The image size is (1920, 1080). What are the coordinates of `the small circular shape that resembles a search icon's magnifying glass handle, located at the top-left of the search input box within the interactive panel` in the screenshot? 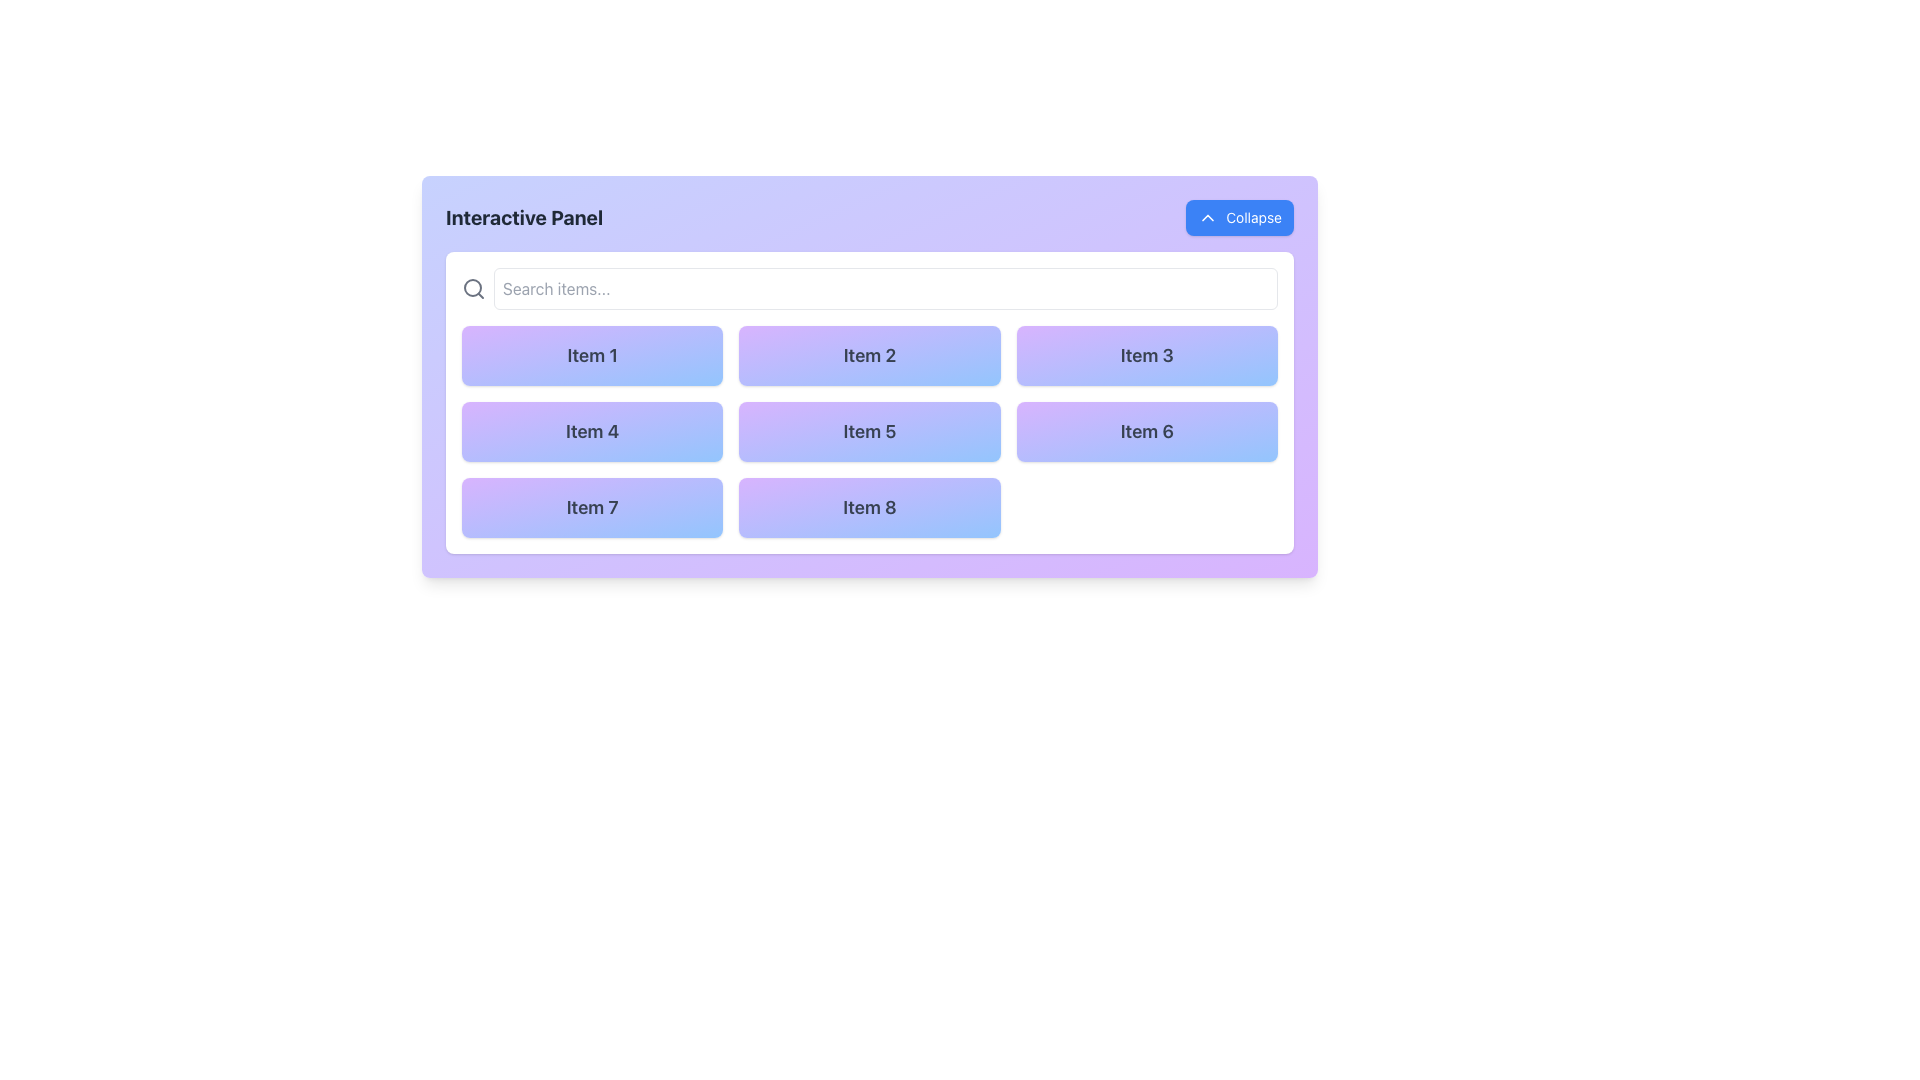 It's located at (472, 288).